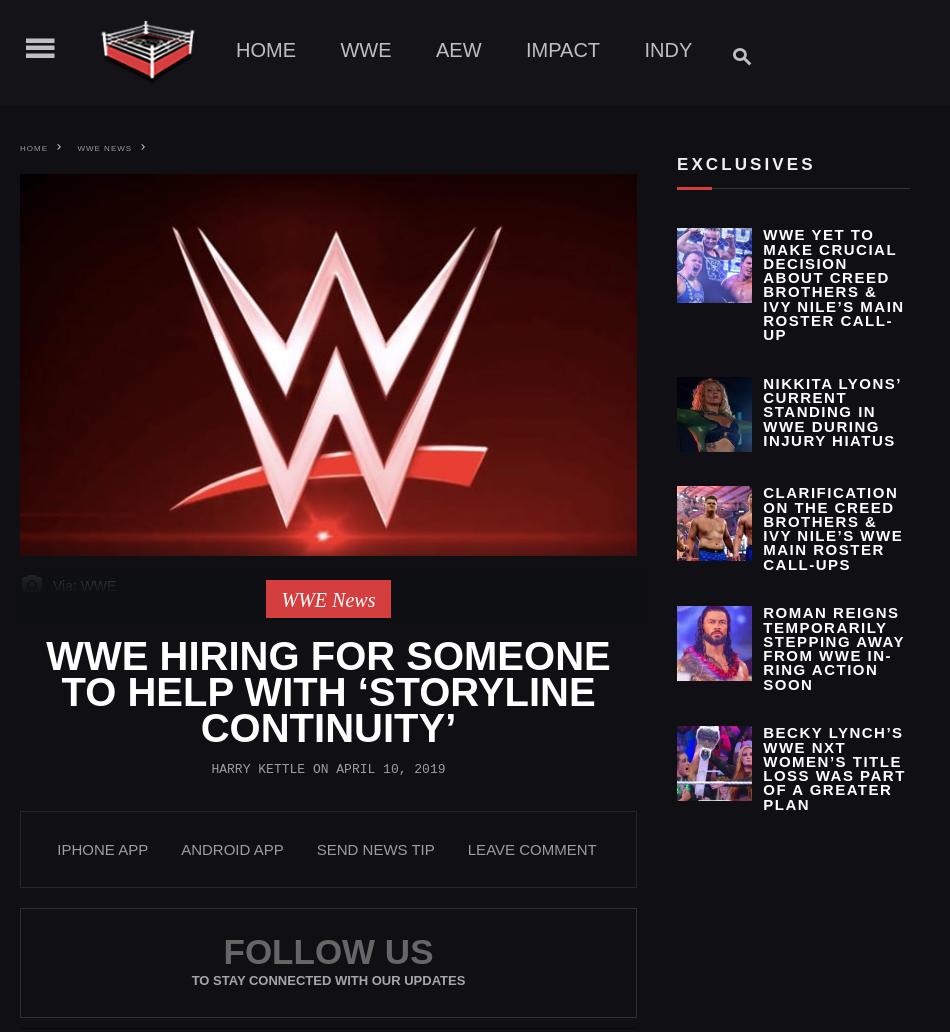  Describe the element at coordinates (457, 49) in the screenshot. I see `'AEW'` at that location.